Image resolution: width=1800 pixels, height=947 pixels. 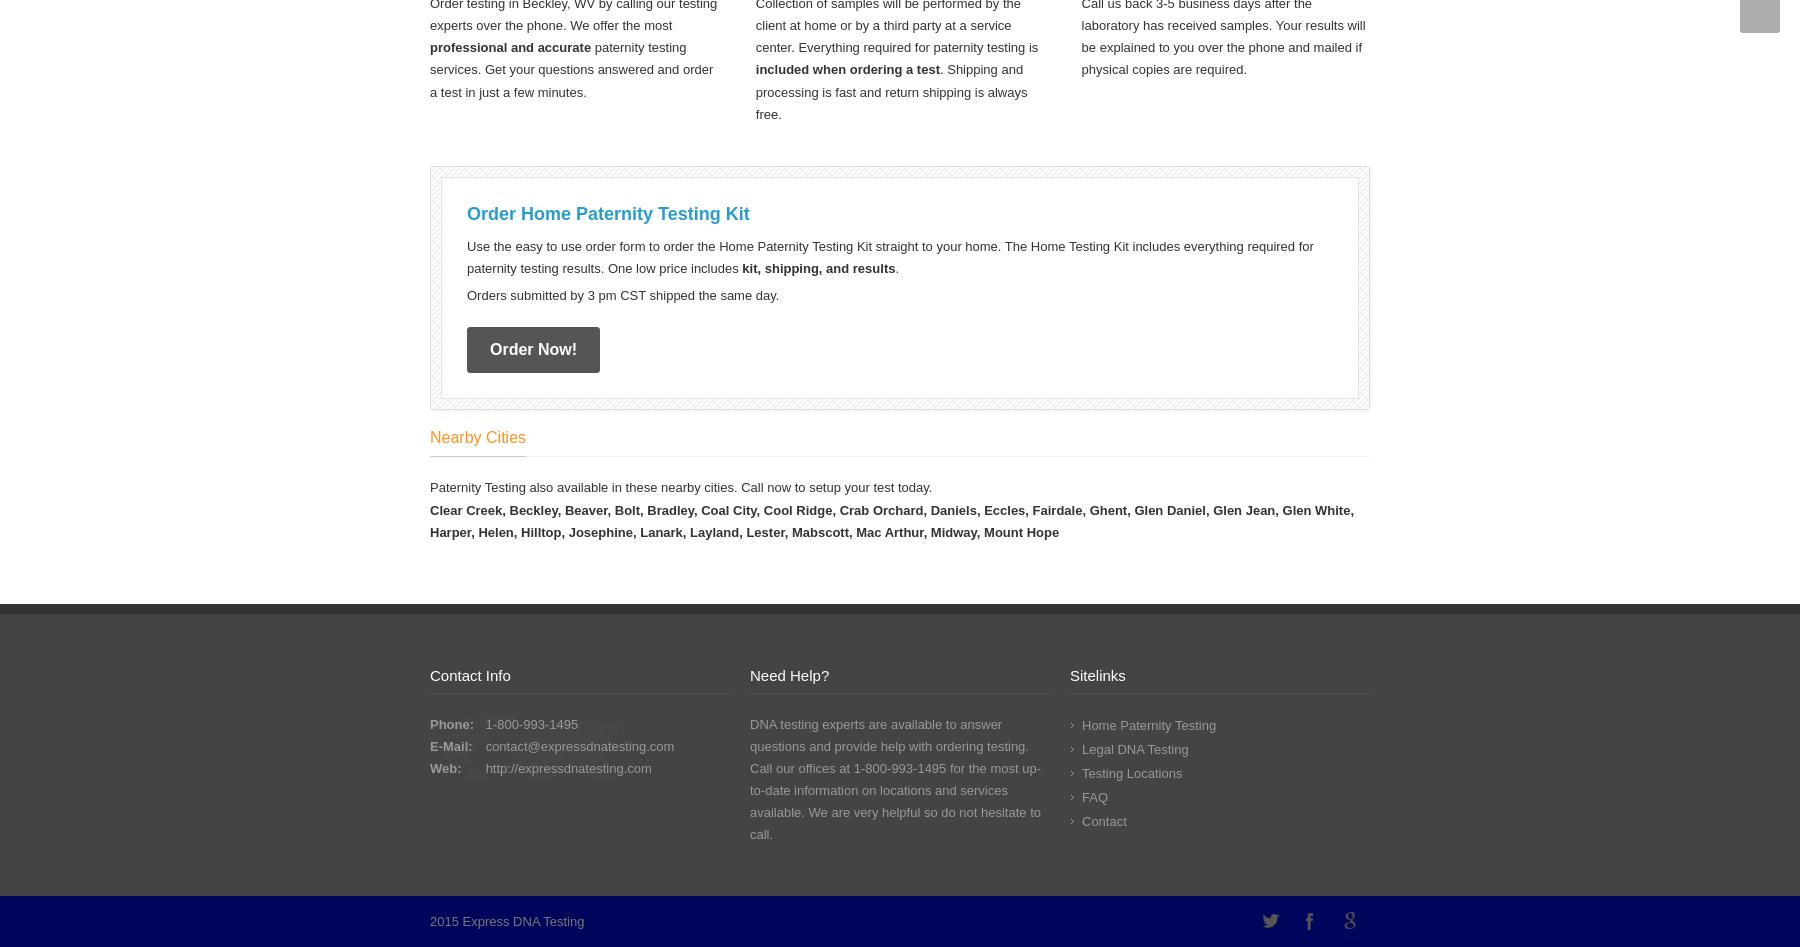 What do you see at coordinates (477, 437) in the screenshot?
I see `'Nearby Cities'` at bounding box center [477, 437].